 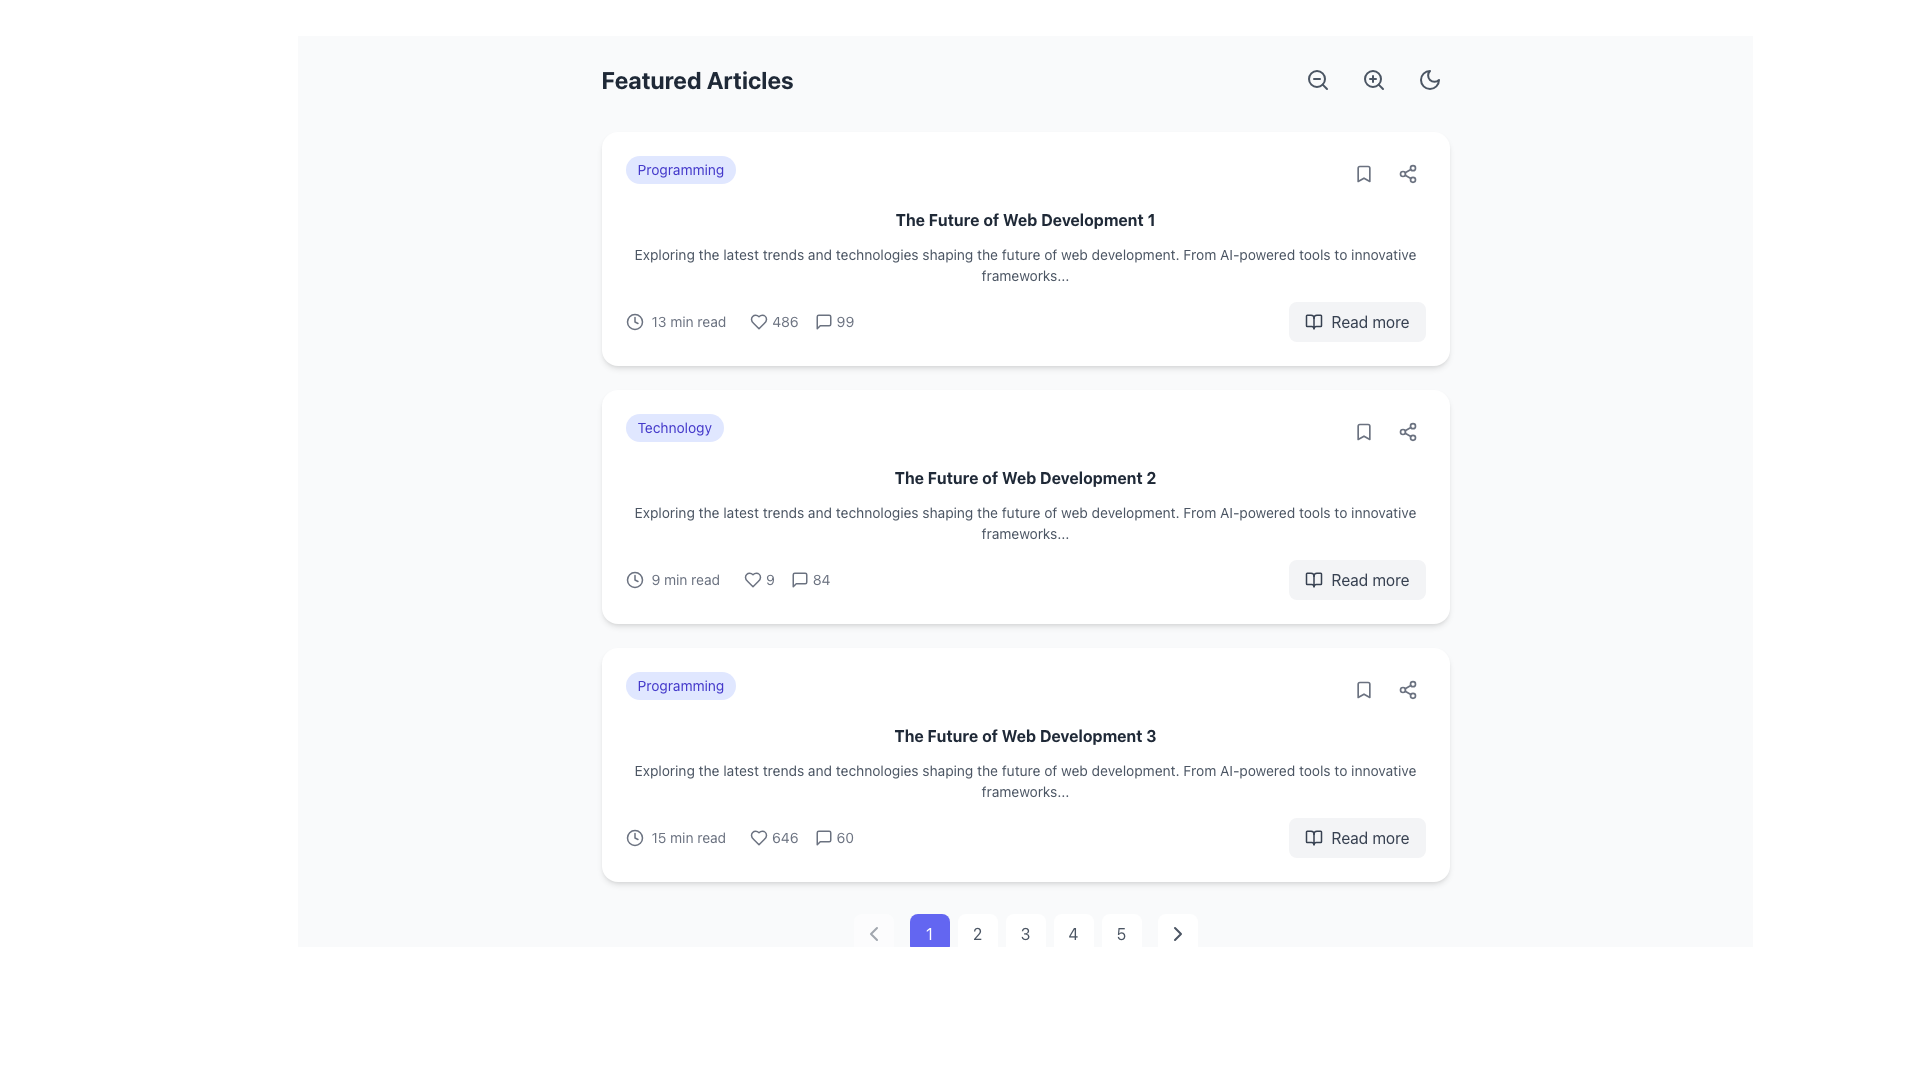 What do you see at coordinates (1428, 79) in the screenshot?
I see `the crescent moon icon in the control bar` at bounding box center [1428, 79].